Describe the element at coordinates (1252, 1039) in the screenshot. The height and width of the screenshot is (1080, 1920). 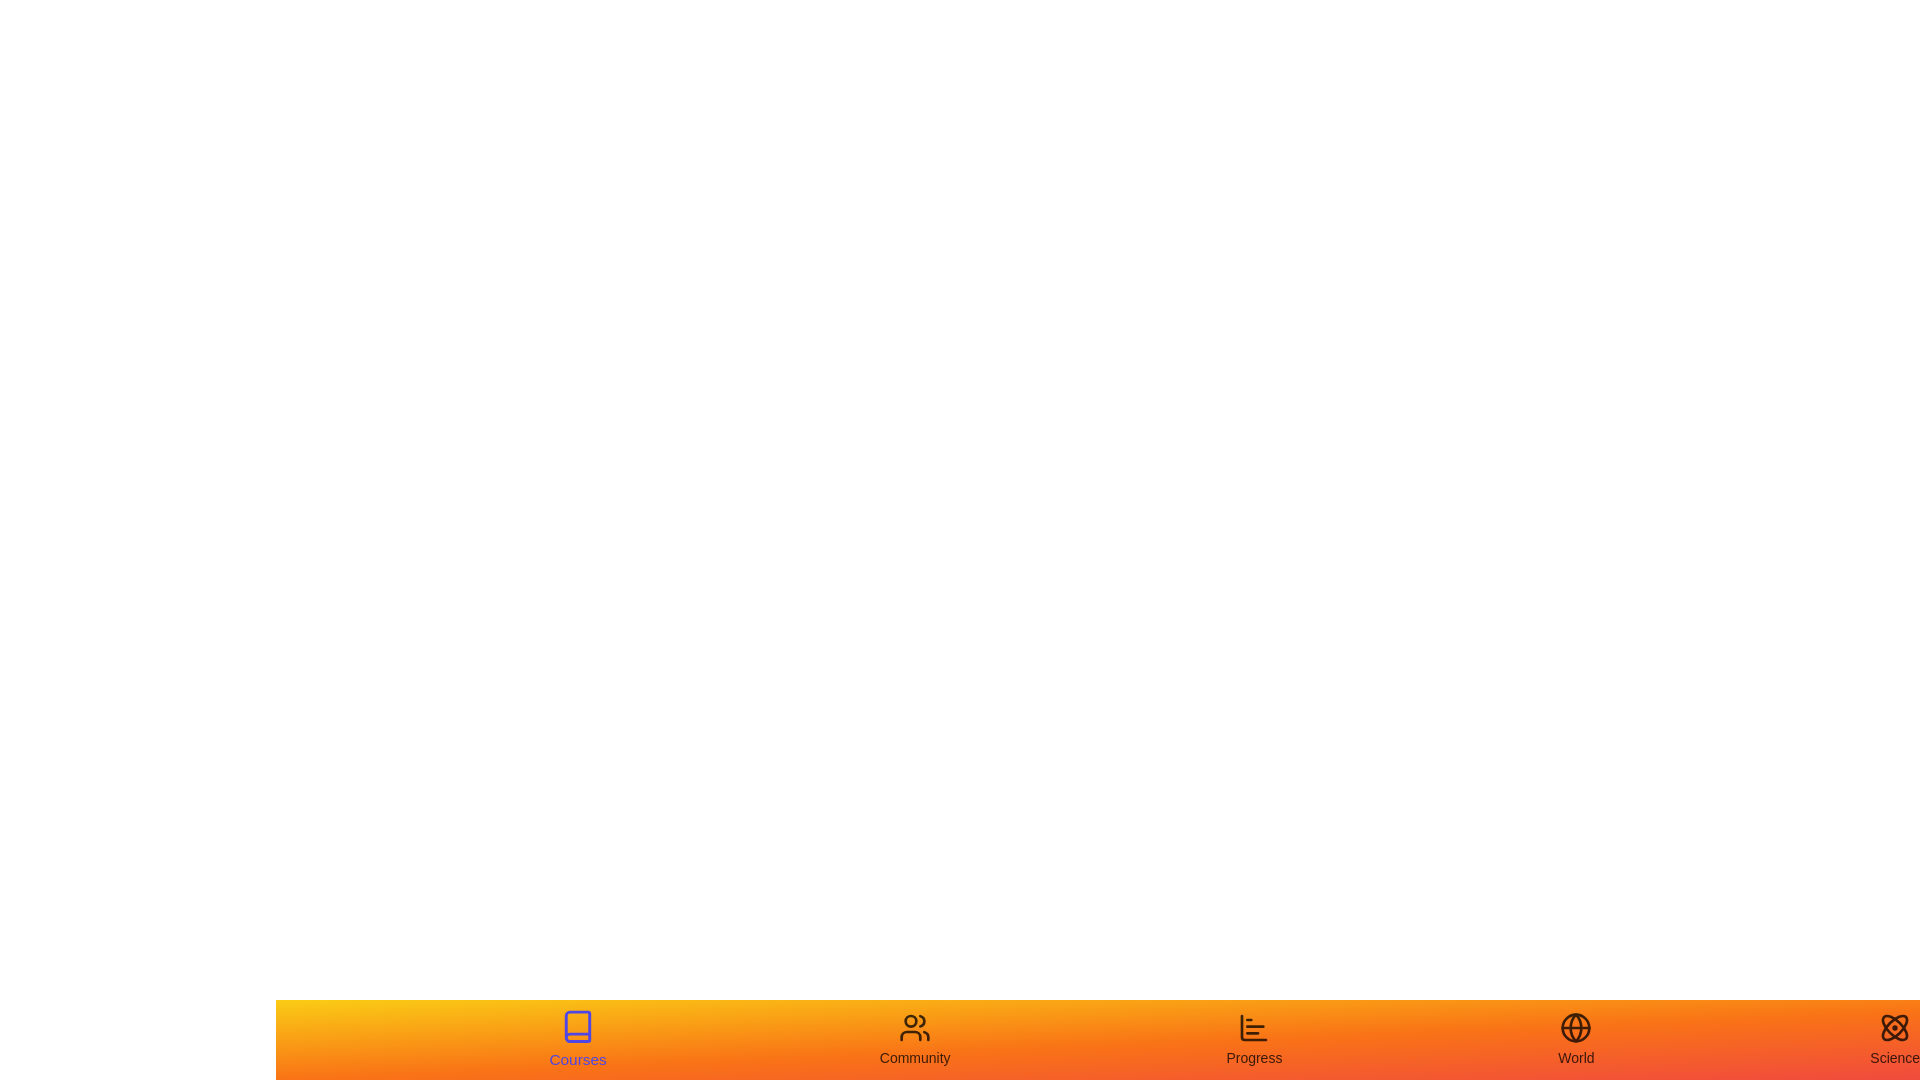
I see `the tab labeled Progress` at that location.